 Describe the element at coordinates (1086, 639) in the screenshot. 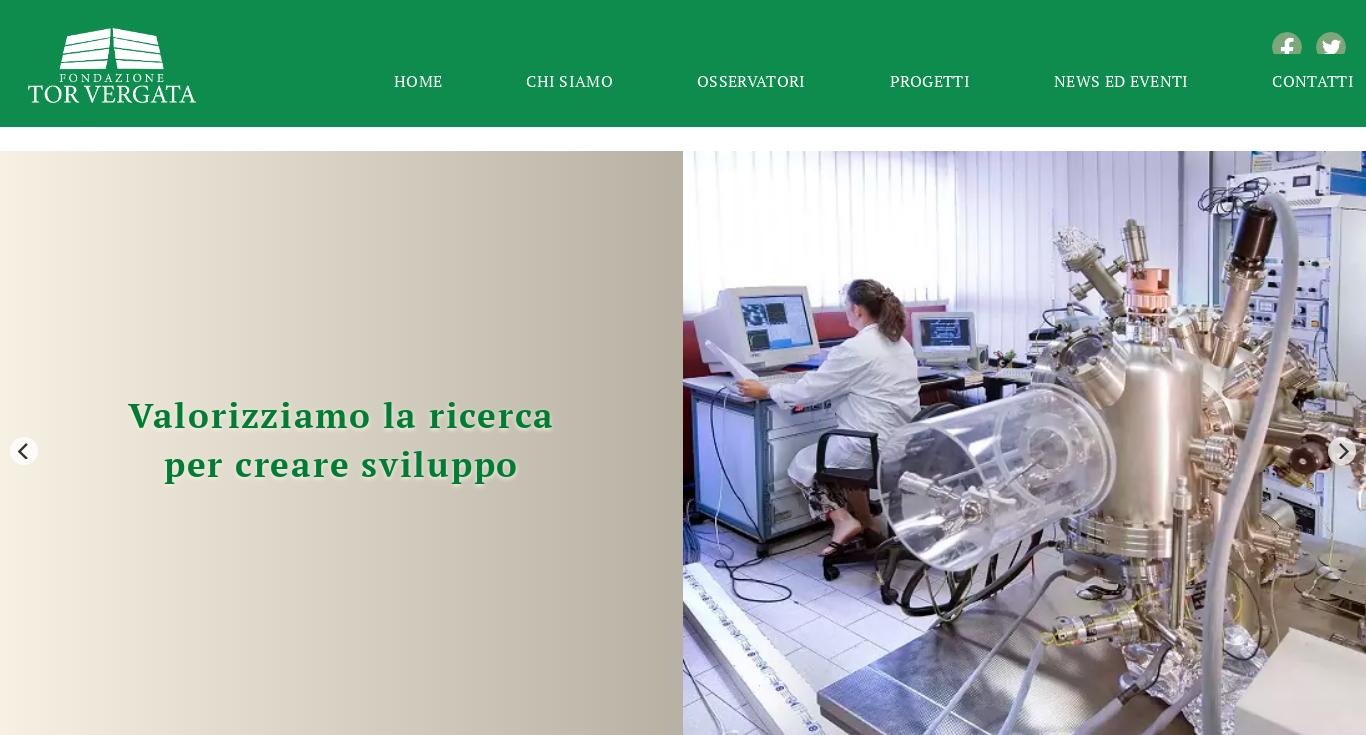

I see `'Presentazione del Volume "Spostare il baricentro. Il PNRR, l'Europa e la politica industriale"'` at that location.